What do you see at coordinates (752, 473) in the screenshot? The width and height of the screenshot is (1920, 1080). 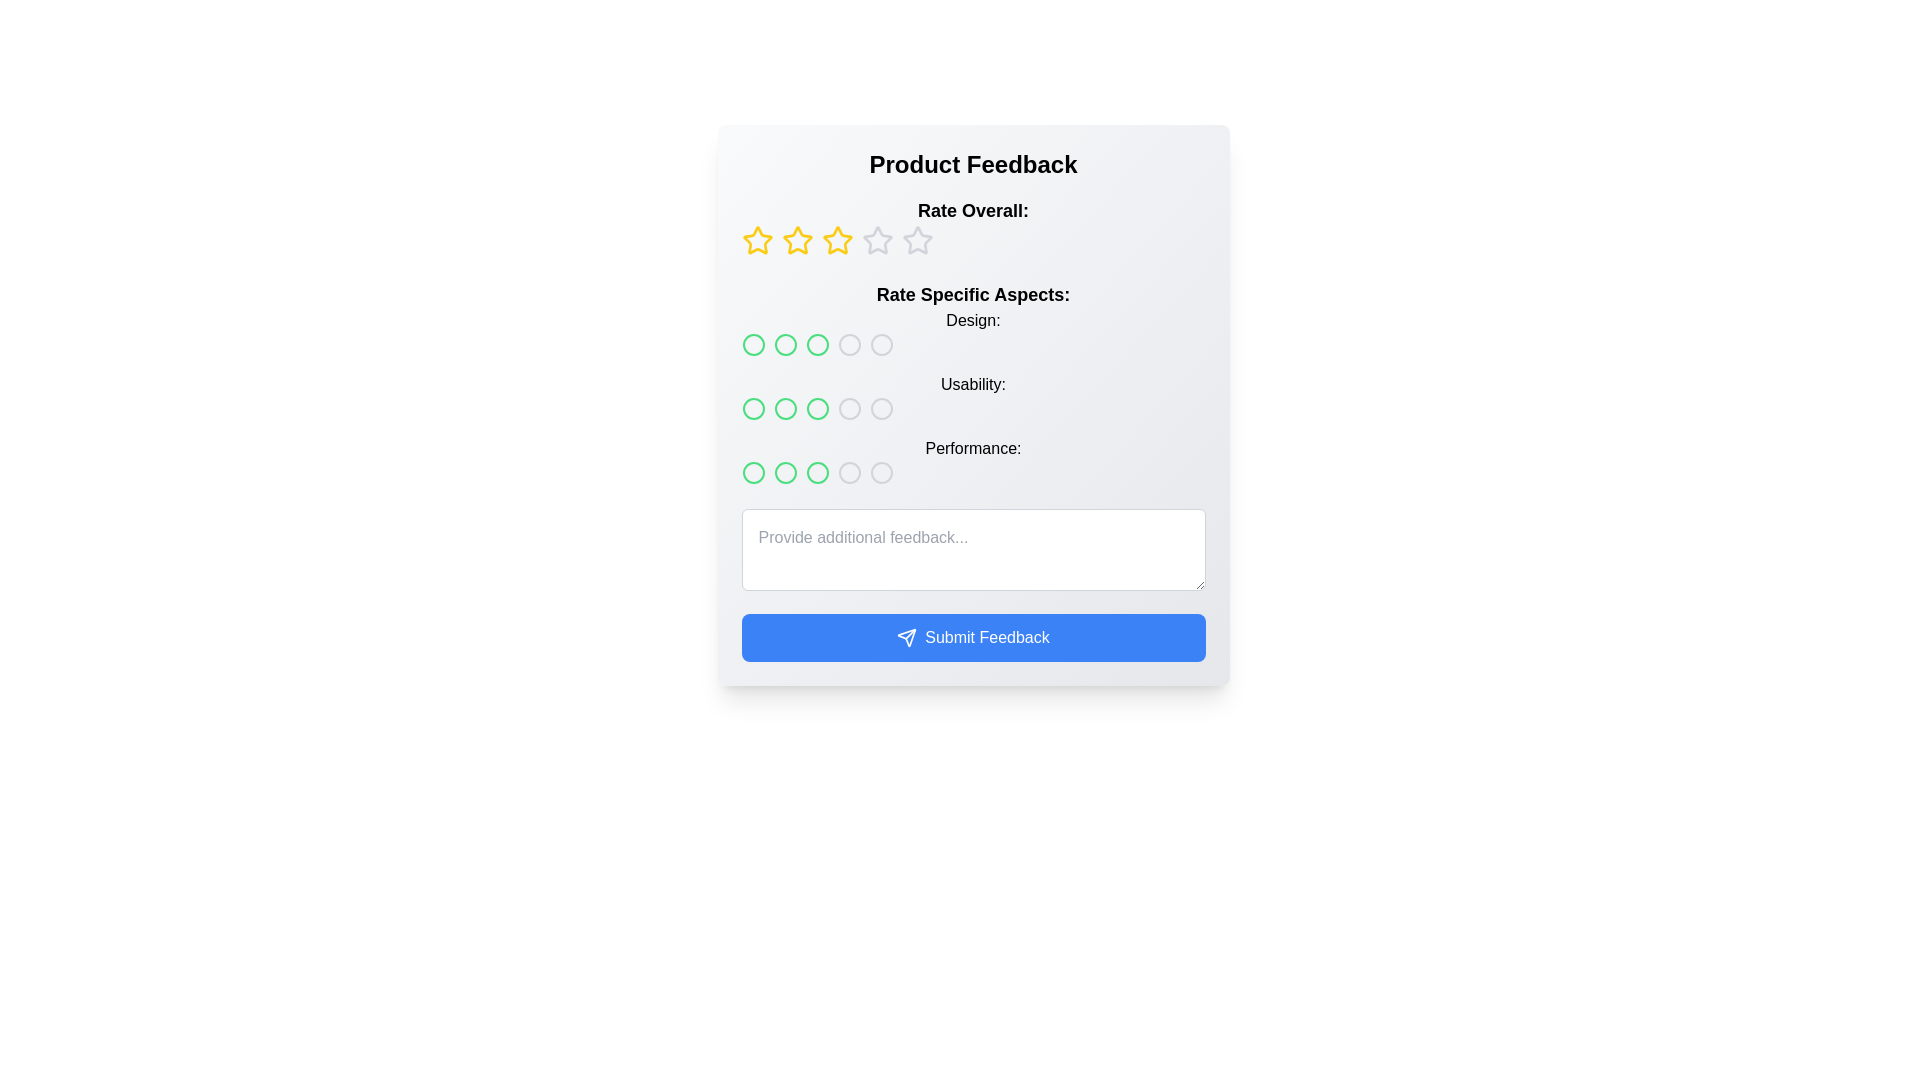 I see `the leftmost circular button styled as a rating indicator in the 'Performance' rating section` at bounding box center [752, 473].